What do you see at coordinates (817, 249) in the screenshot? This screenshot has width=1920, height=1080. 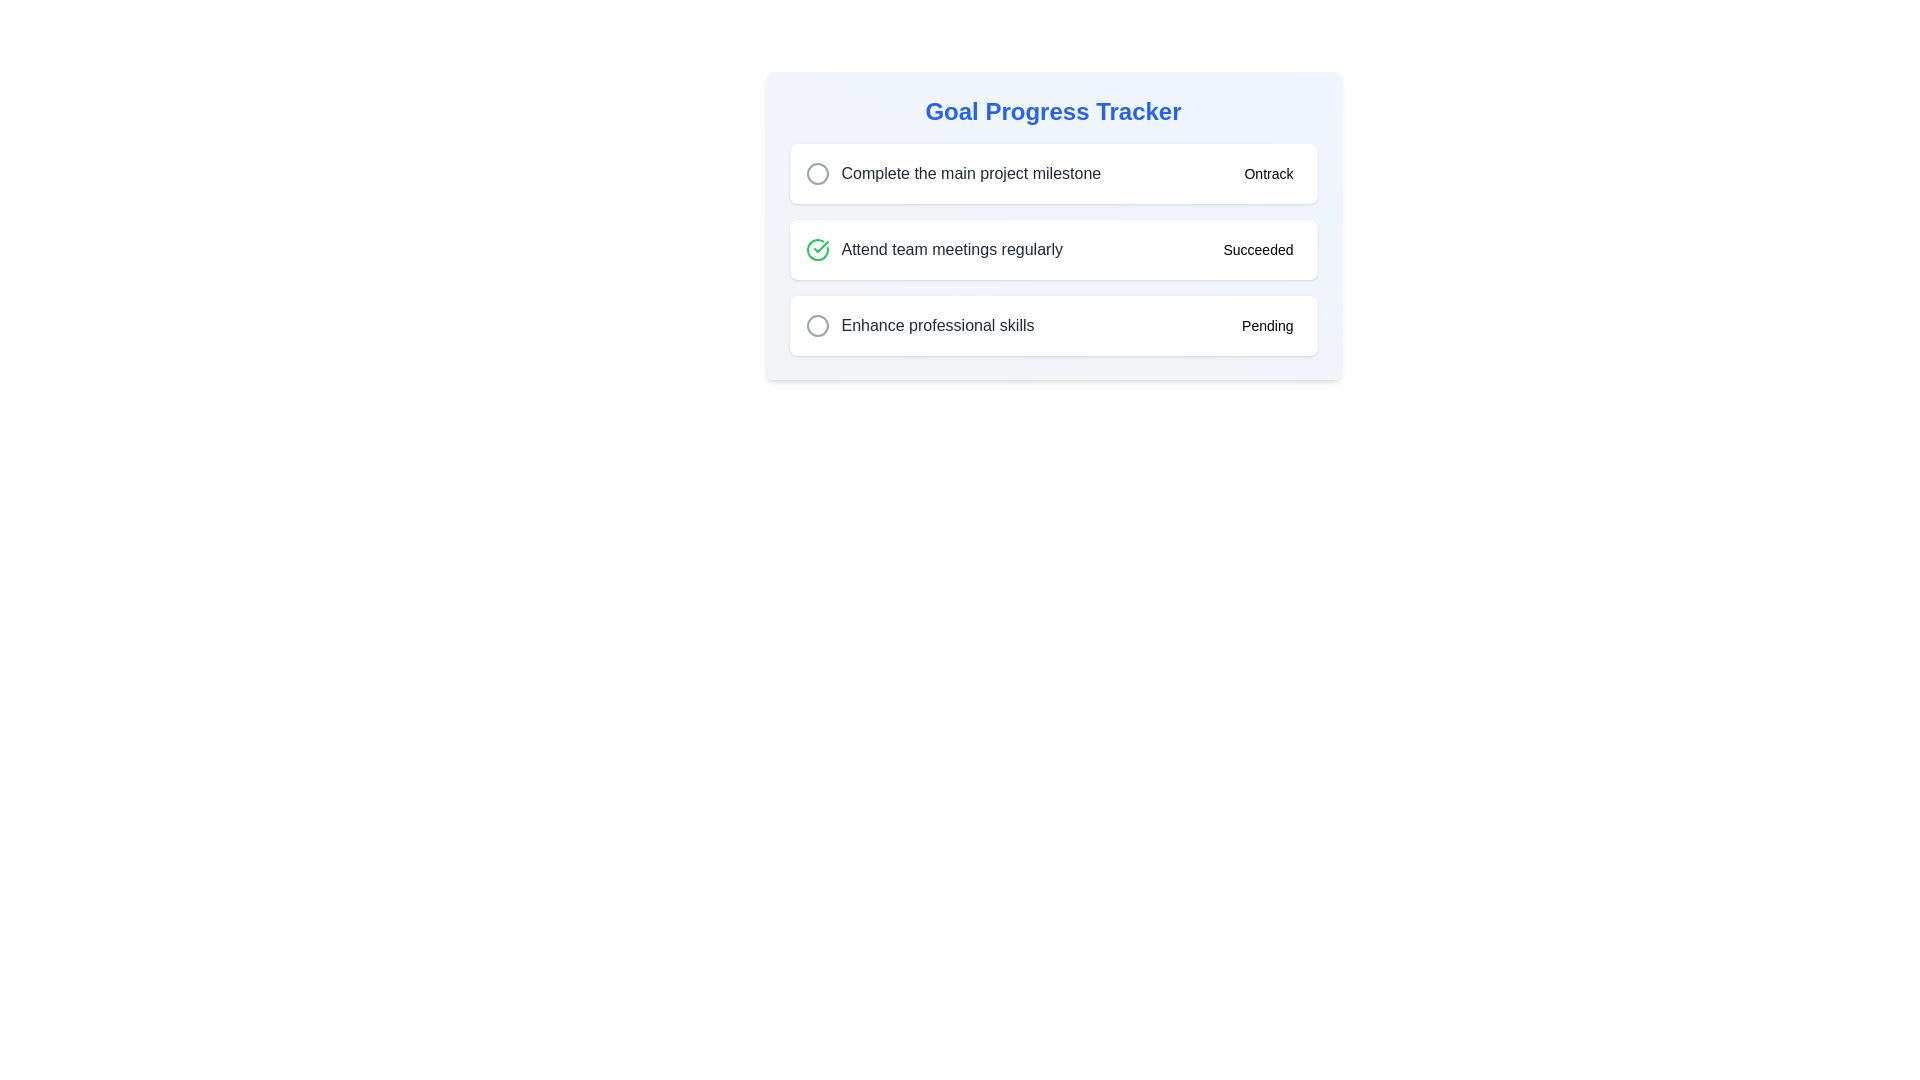 I see `the green circular icon with a checkmark that is positioned to the left of the 'Attend team meetings regularly' list item` at bounding box center [817, 249].